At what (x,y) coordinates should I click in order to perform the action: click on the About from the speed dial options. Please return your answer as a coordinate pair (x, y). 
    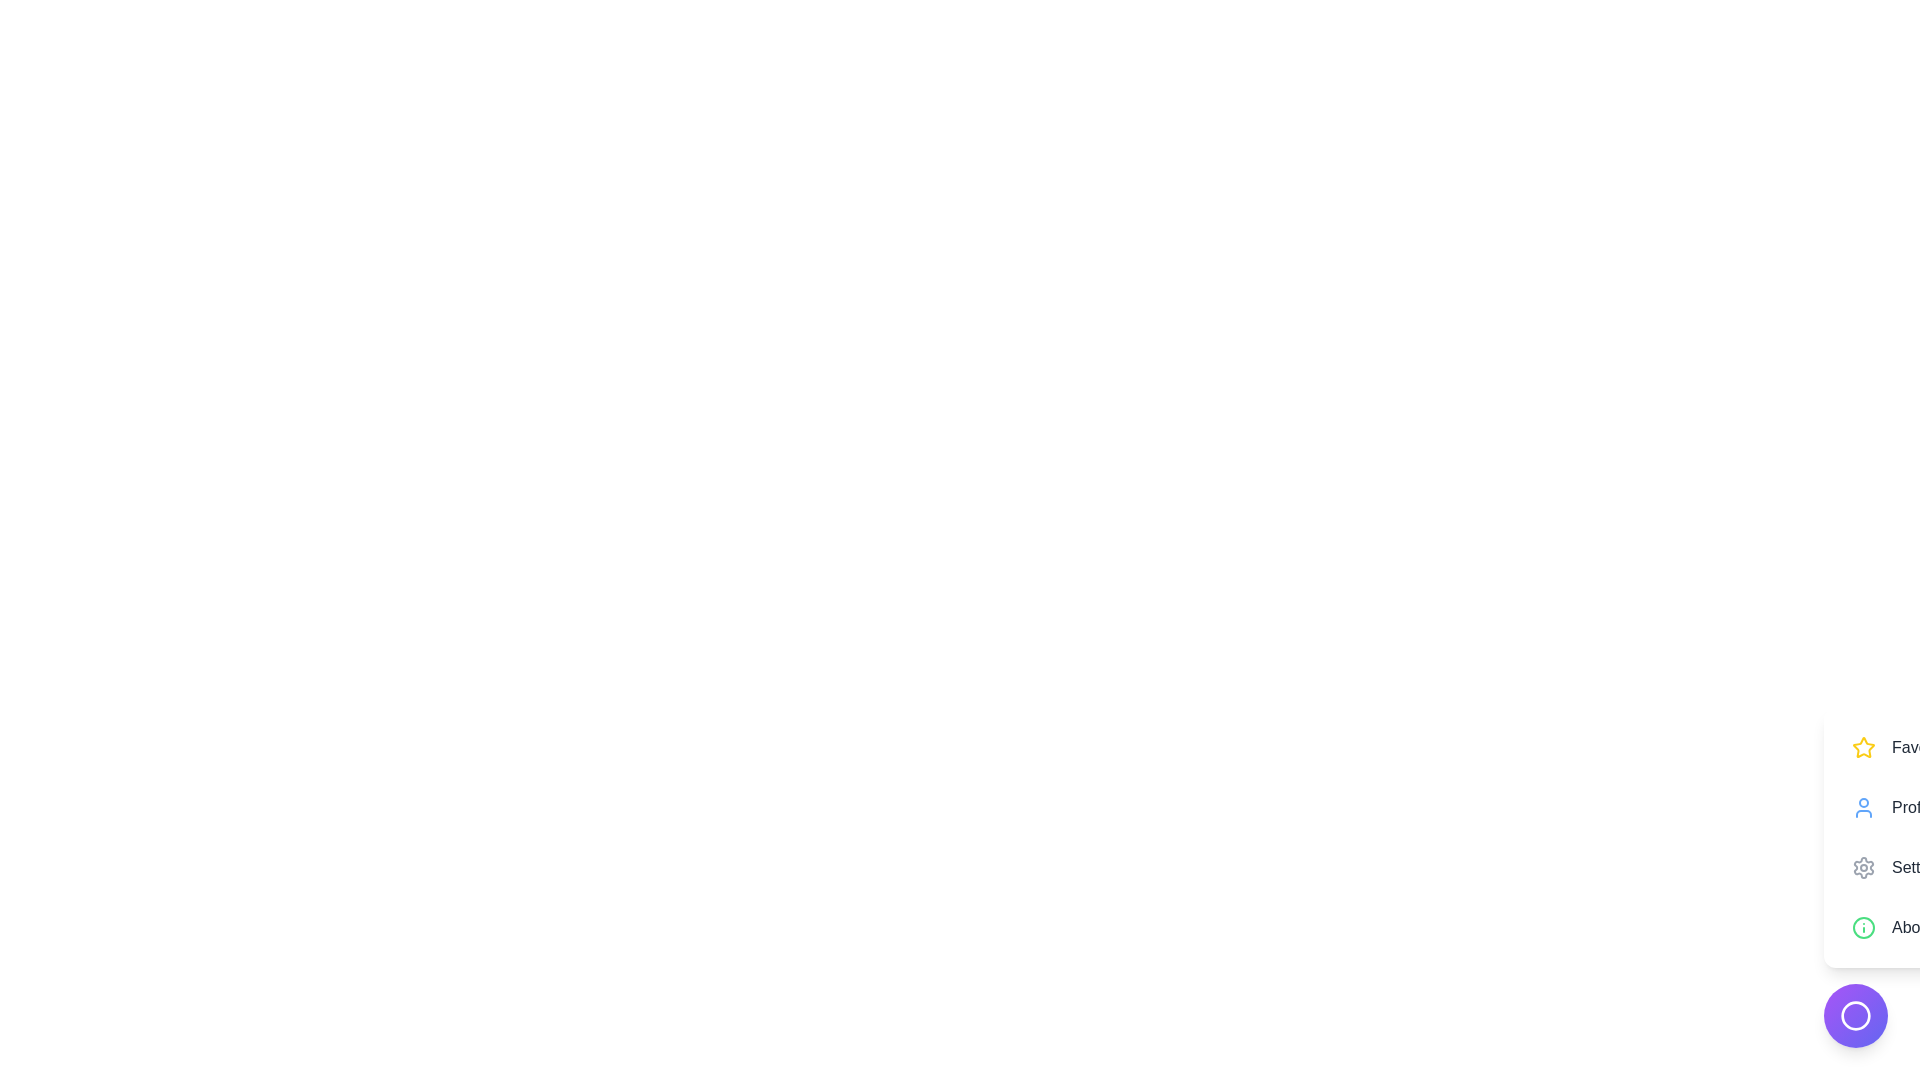
    Looking at the image, I should click on (1920, 928).